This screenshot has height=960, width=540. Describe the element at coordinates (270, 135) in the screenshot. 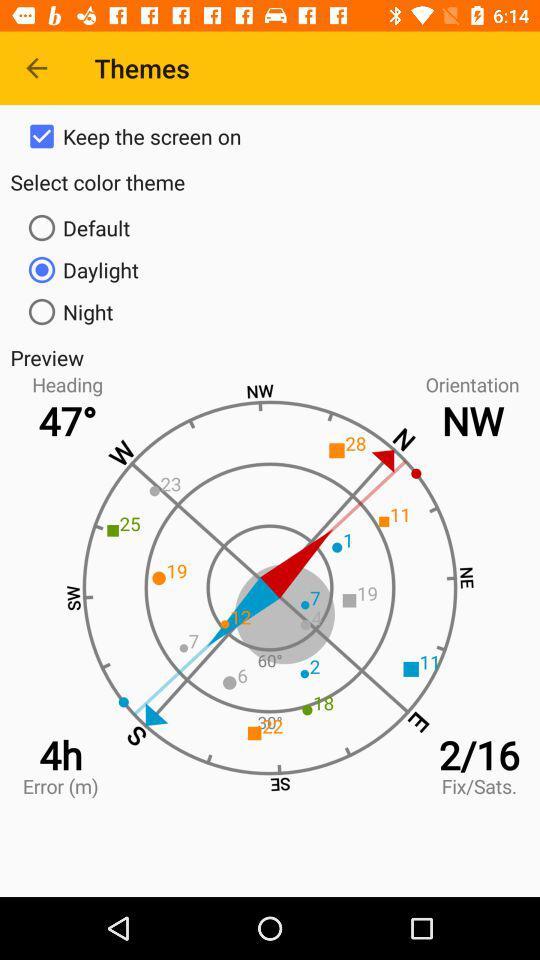

I see `the item above the select color theme item` at that location.